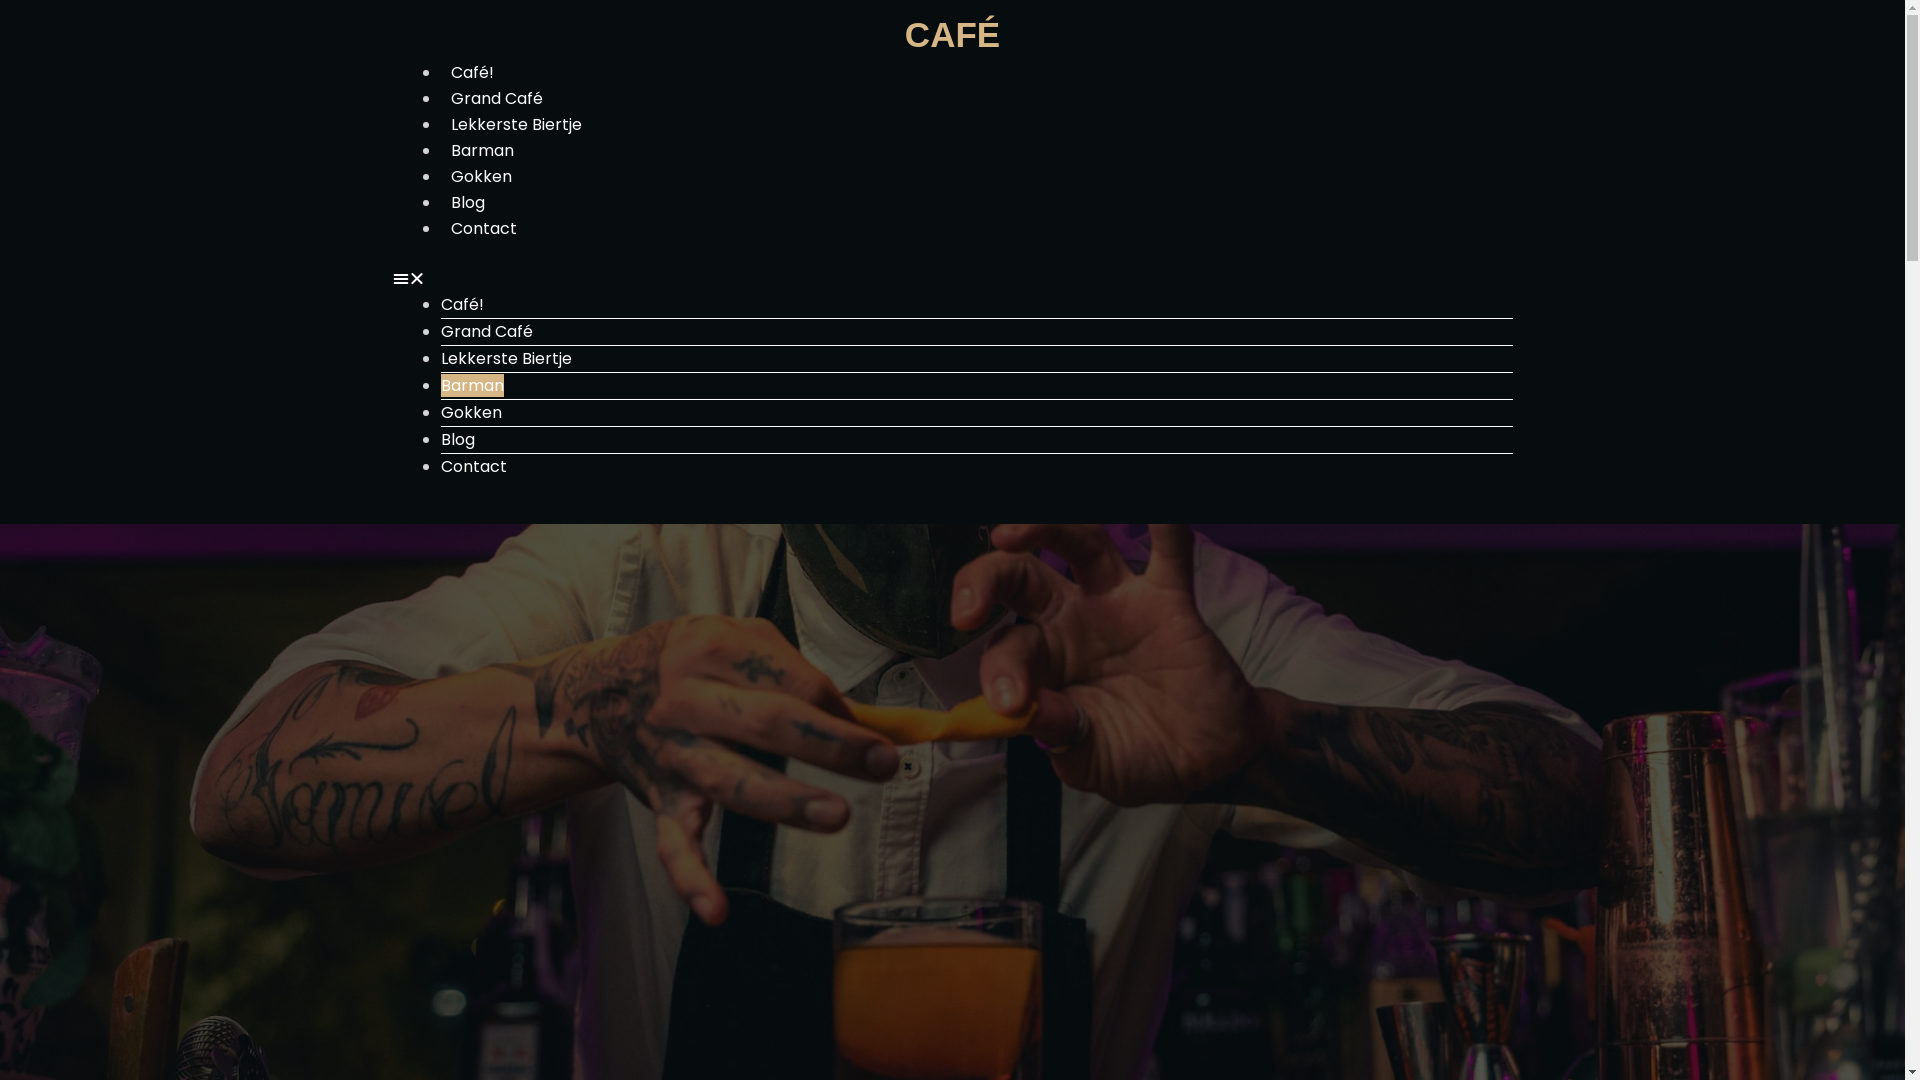  What do you see at coordinates (515, 124) in the screenshot?
I see `'Lekkerste Biertje'` at bounding box center [515, 124].